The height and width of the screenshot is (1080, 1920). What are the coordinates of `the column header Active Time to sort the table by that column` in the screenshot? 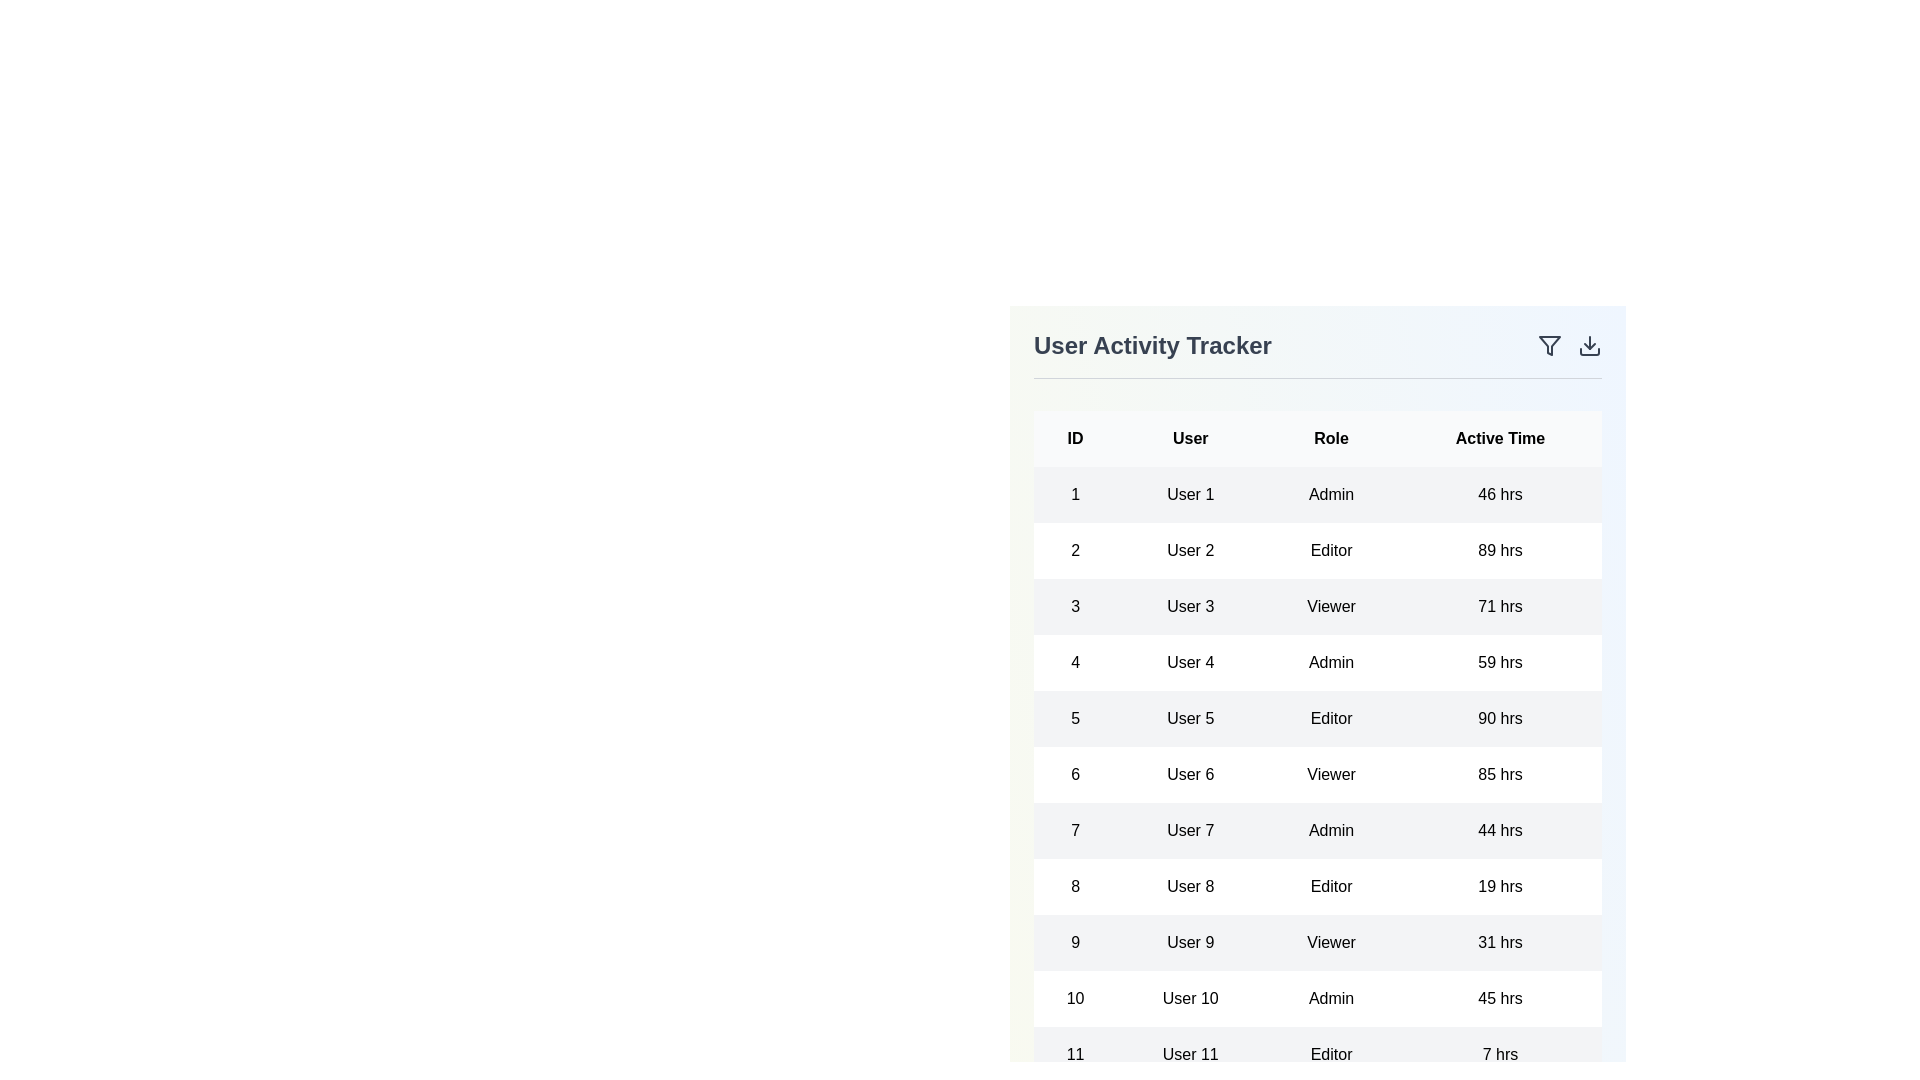 It's located at (1499, 438).